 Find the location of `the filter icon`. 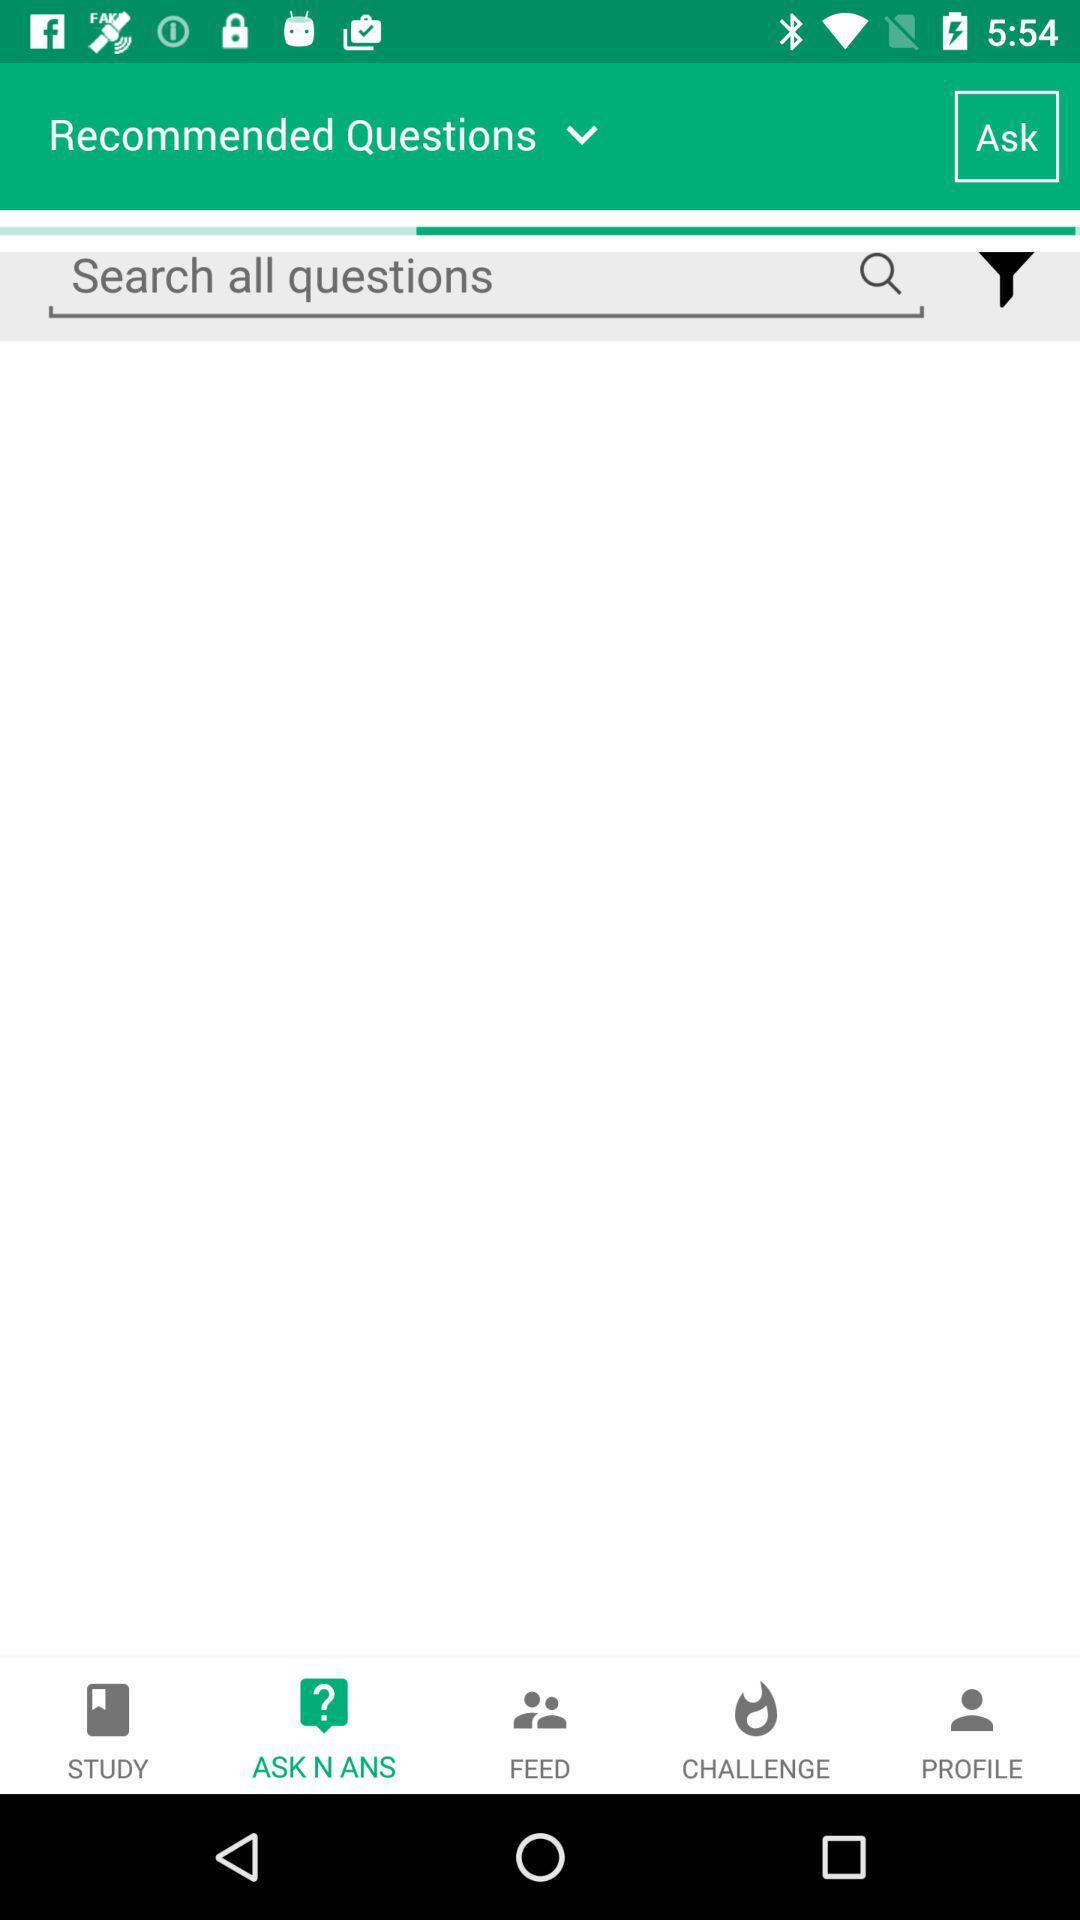

the filter icon is located at coordinates (1006, 274).